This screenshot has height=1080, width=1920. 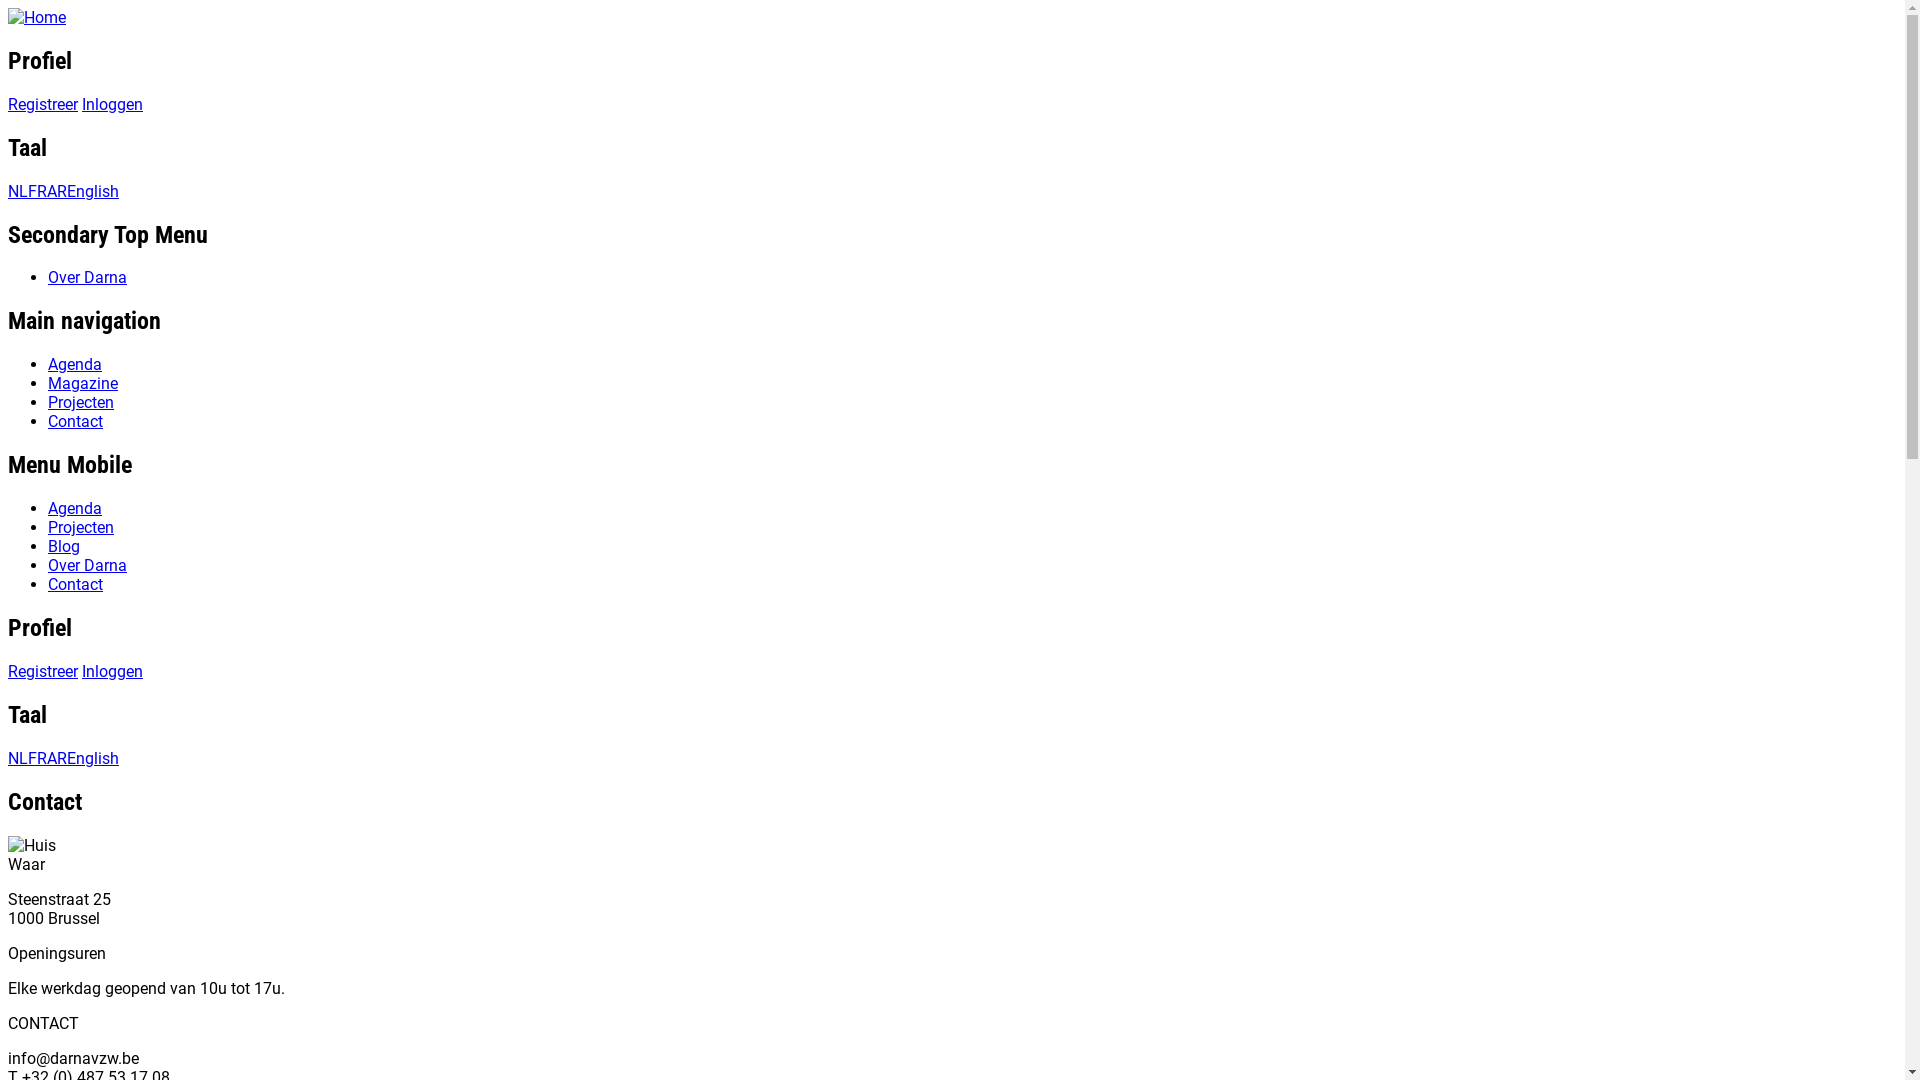 I want to click on 'FR', so click(x=37, y=758).